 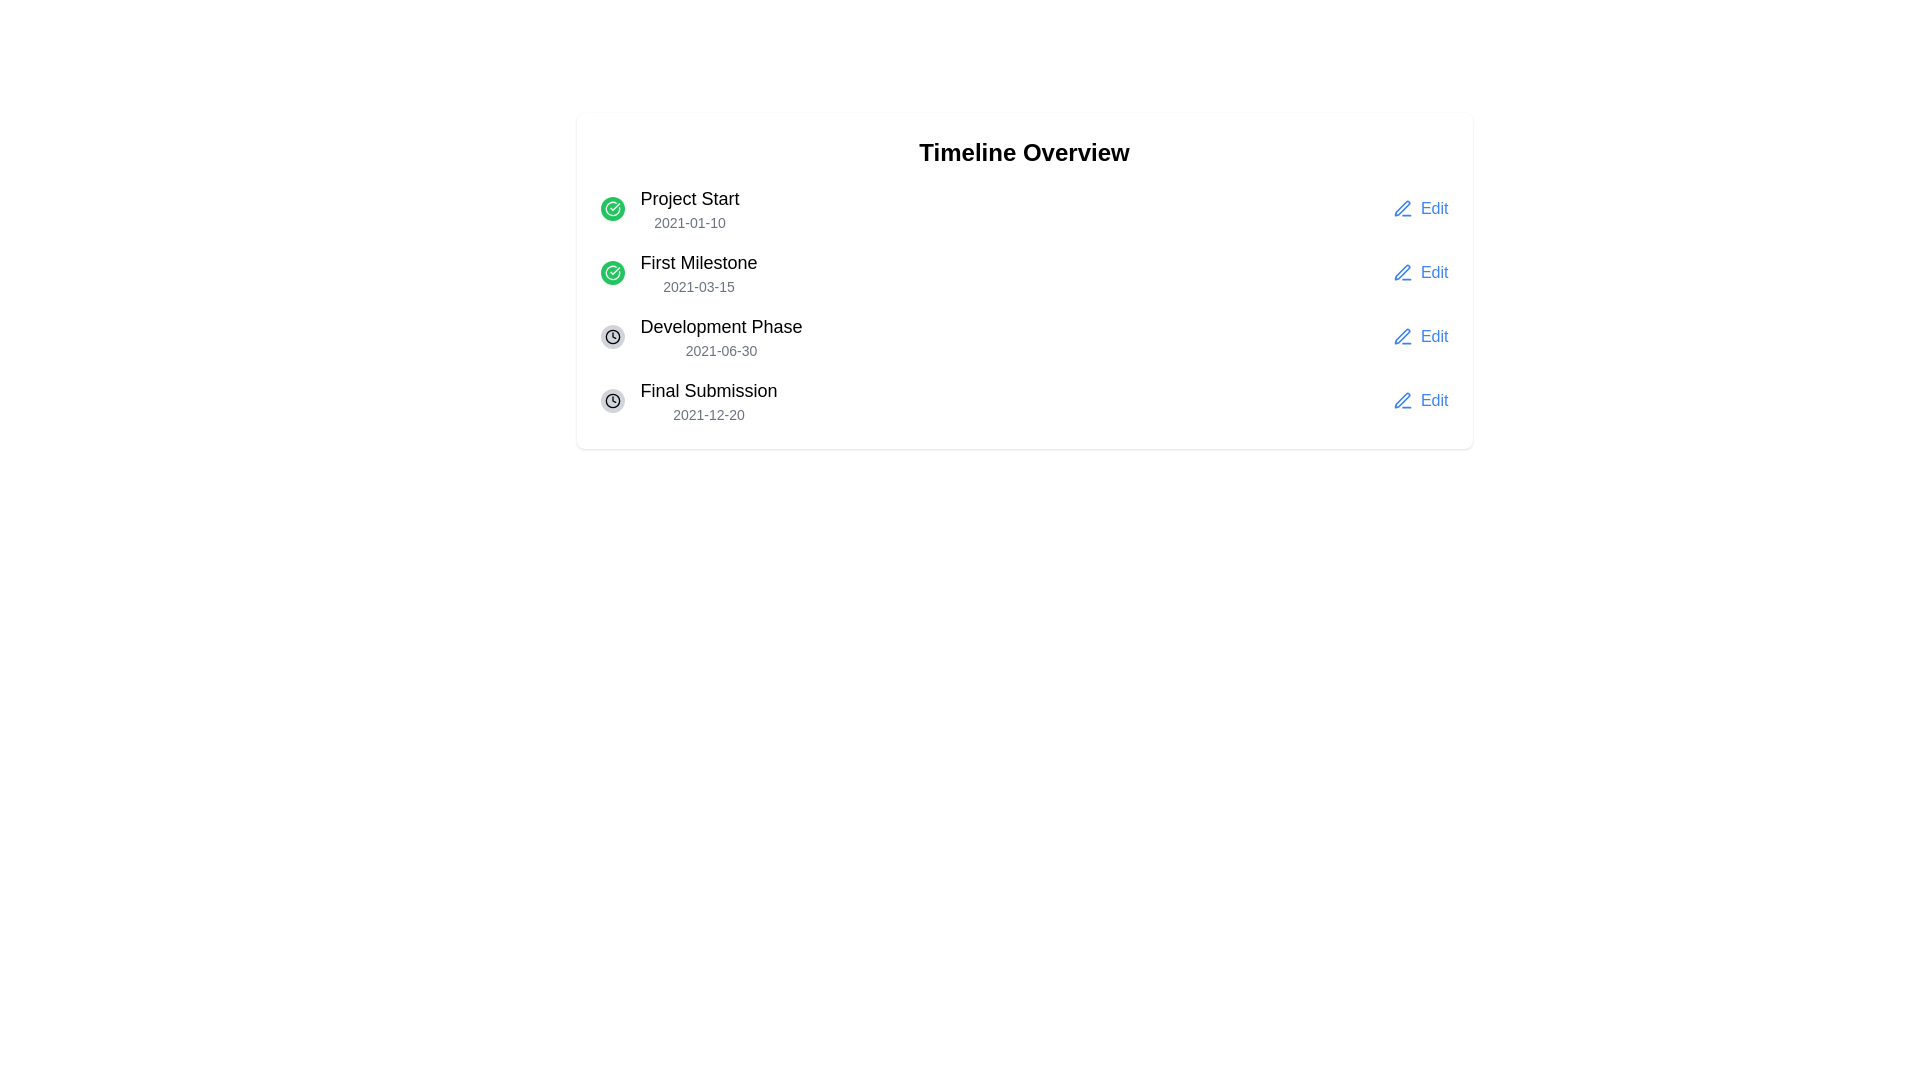 What do you see at coordinates (611, 401) in the screenshot?
I see `the first icon in the group associated with 'Final Submission', which visually represents the status or type of this milestone on the timeline` at bounding box center [611, 401].